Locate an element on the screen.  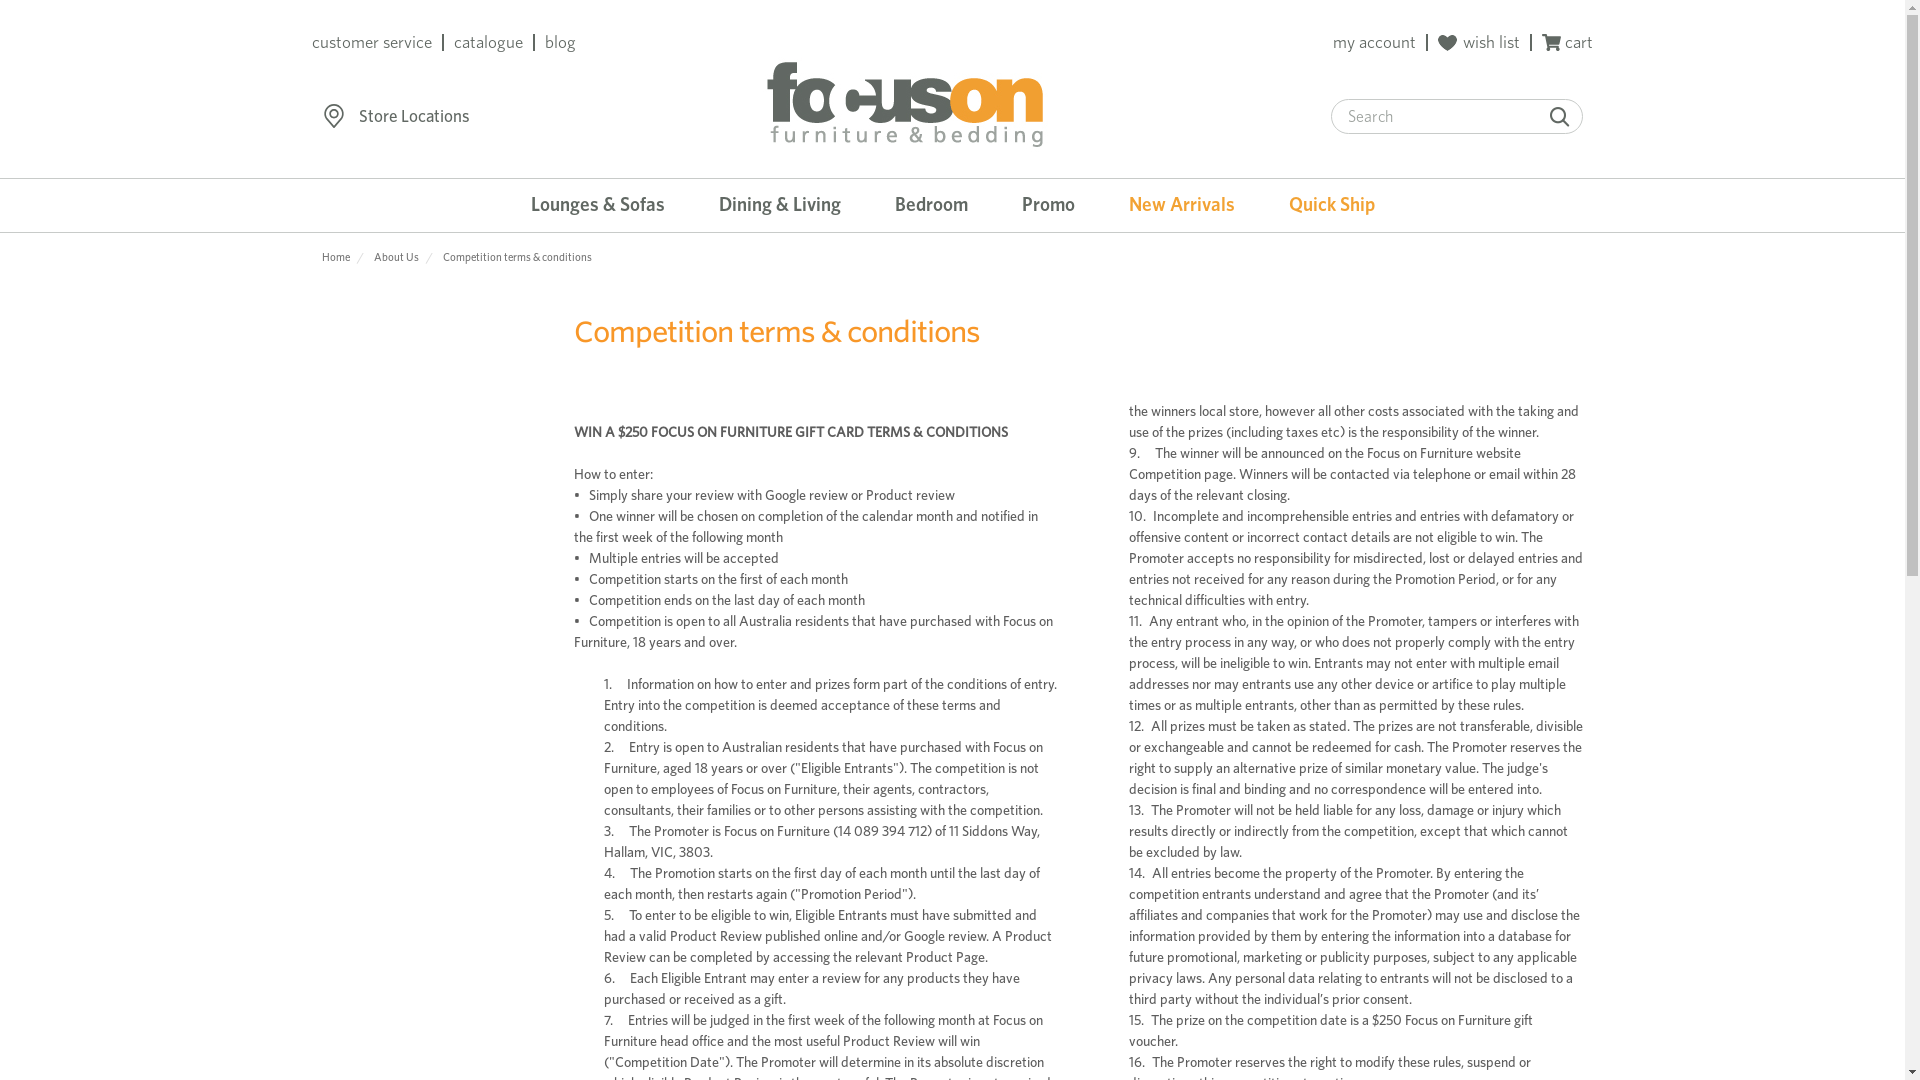
'Lounges & Sofas' is located at coordinates (597, 205).